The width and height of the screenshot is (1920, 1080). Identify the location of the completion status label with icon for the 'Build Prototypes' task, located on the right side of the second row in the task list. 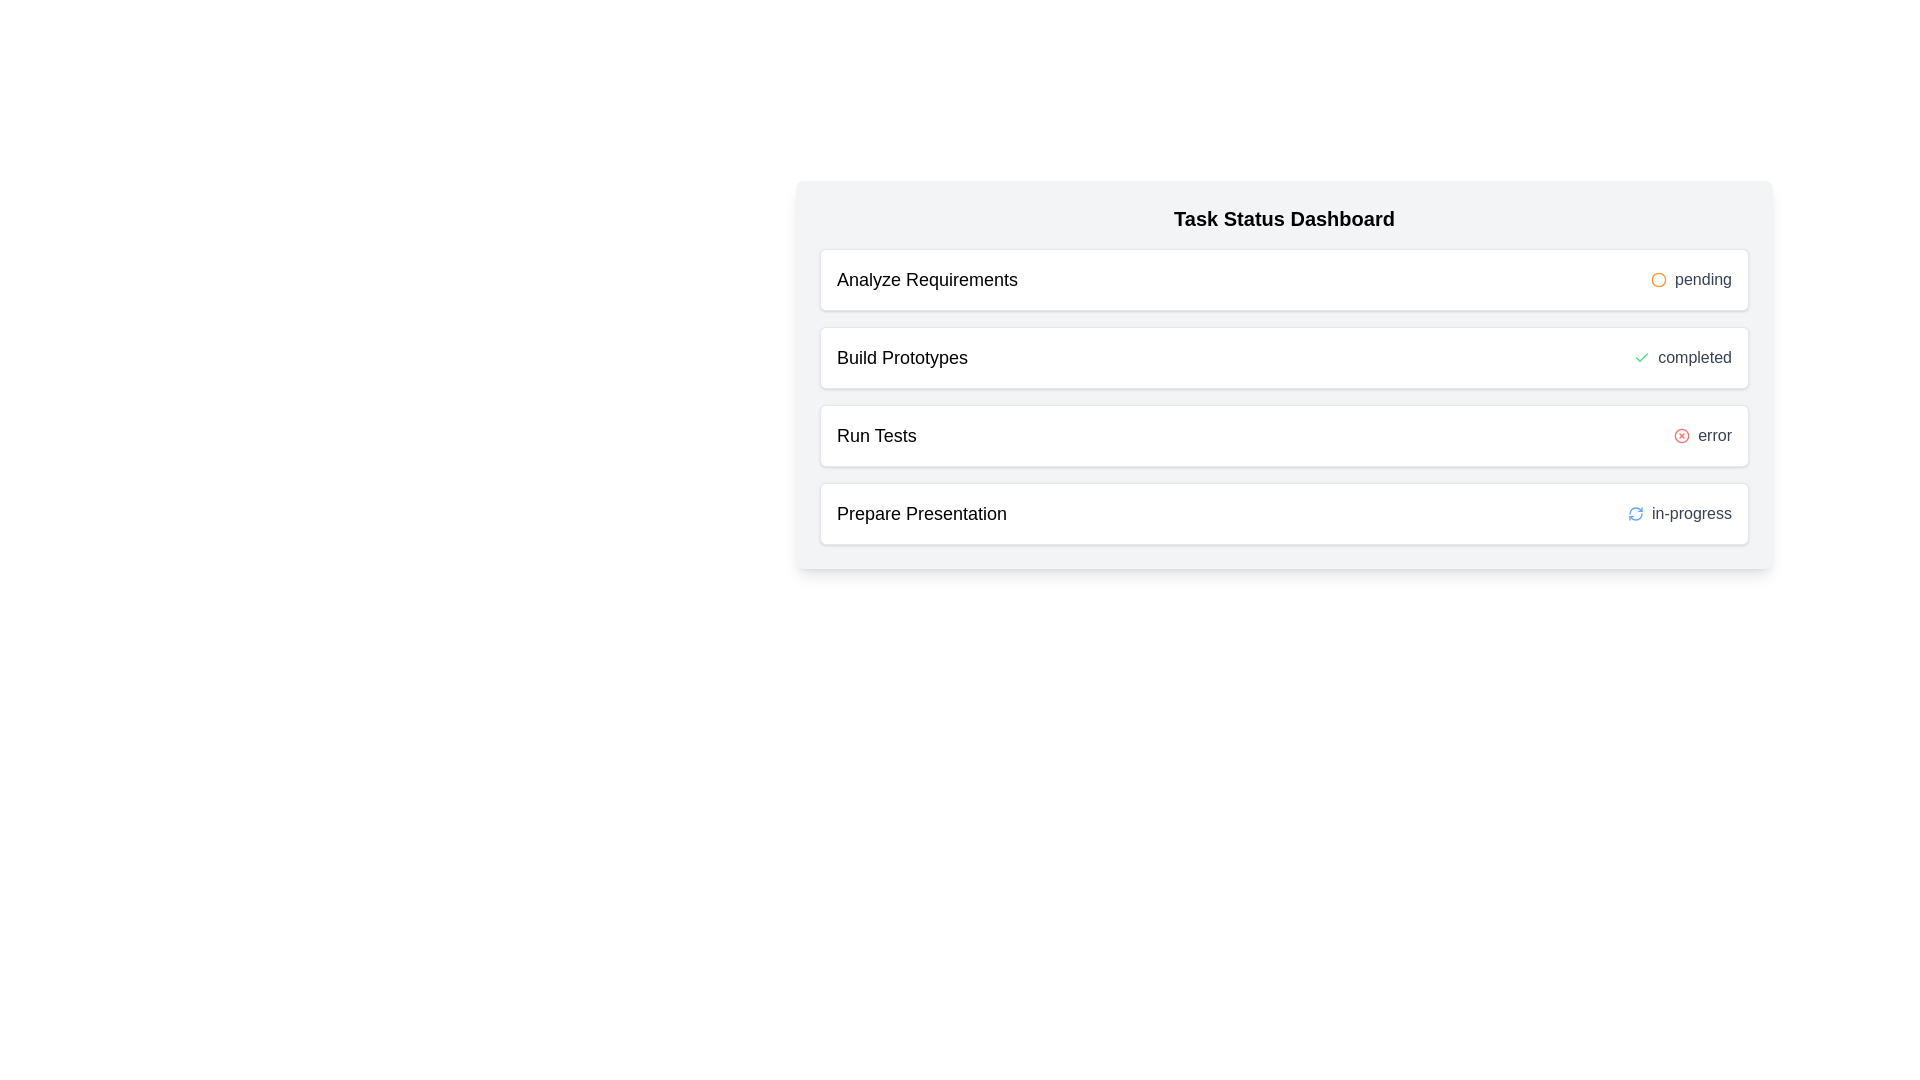
(1682, 357).